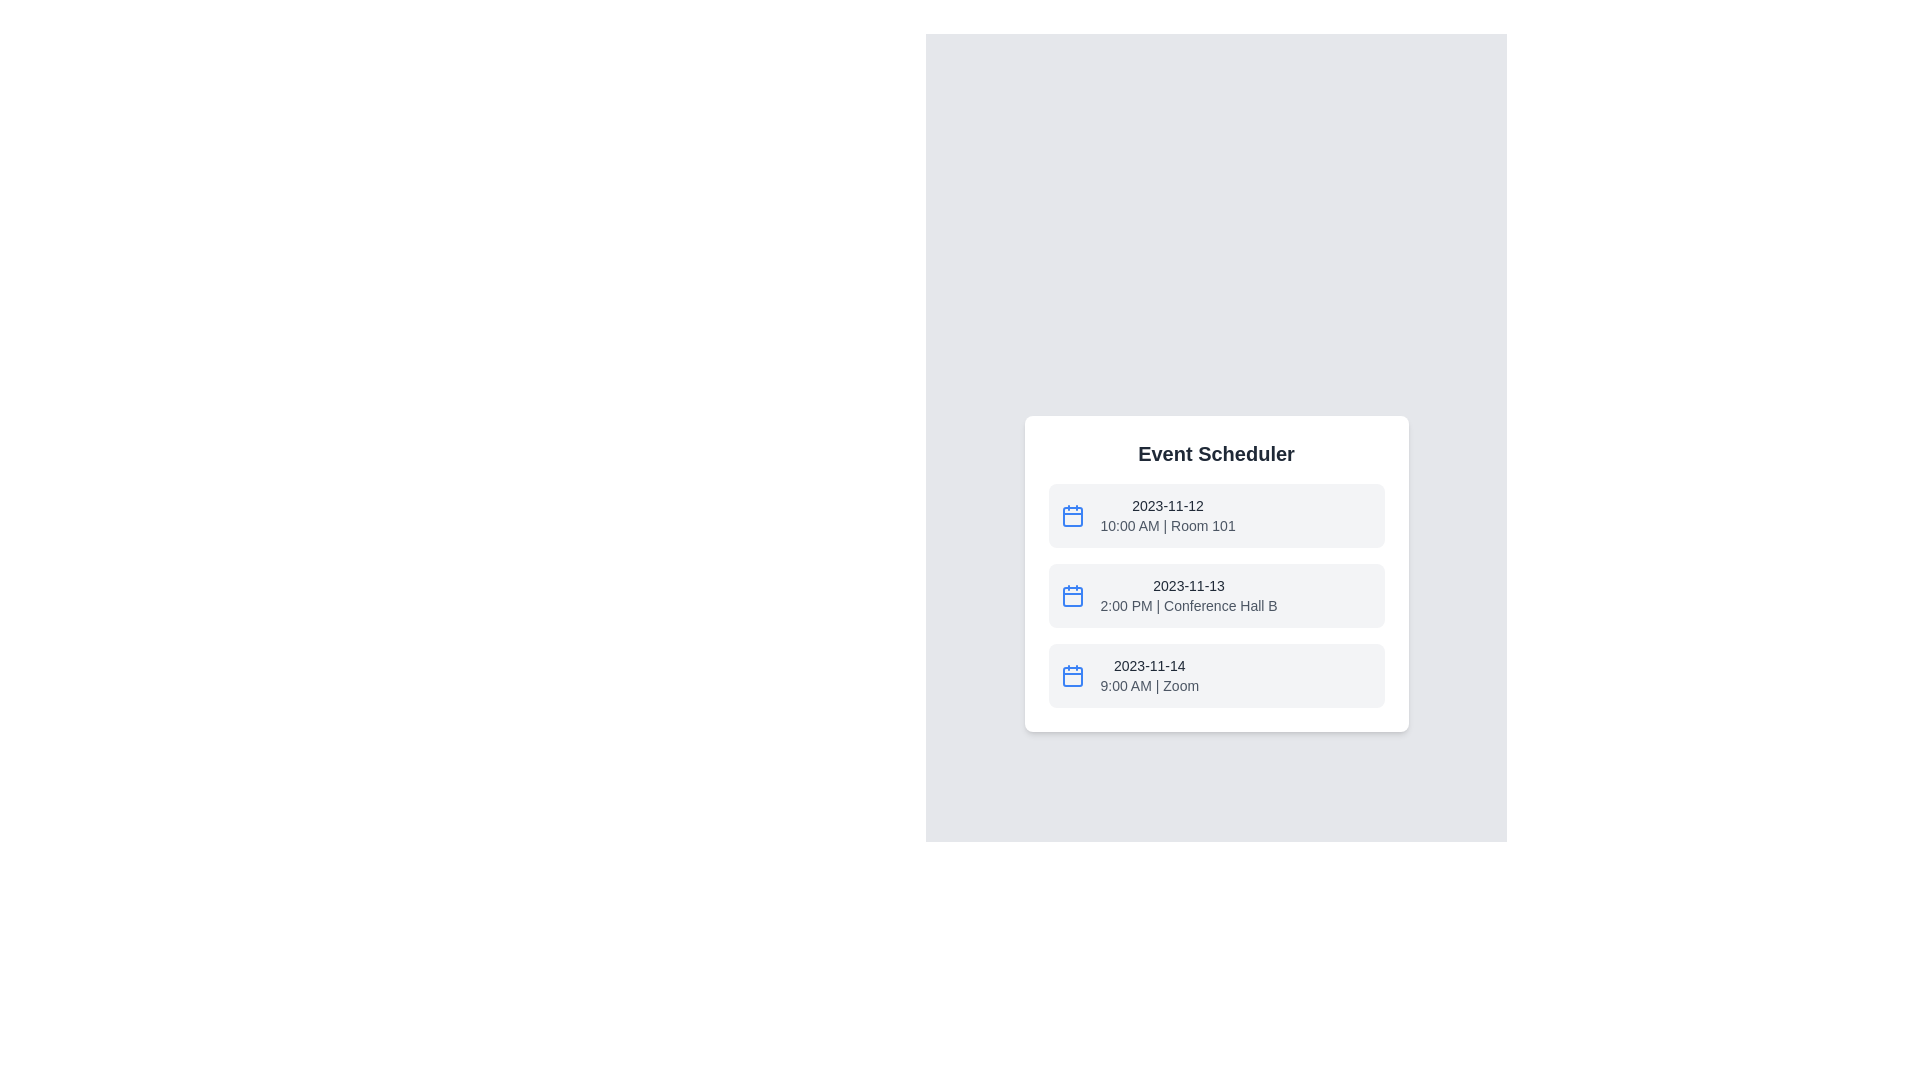 This screenshot has height=1080, width=1920. Describe the element at coordinates (1215, 675) in the screenshot. I see `the third event card in the 'Event Scheduler' section` at that location.